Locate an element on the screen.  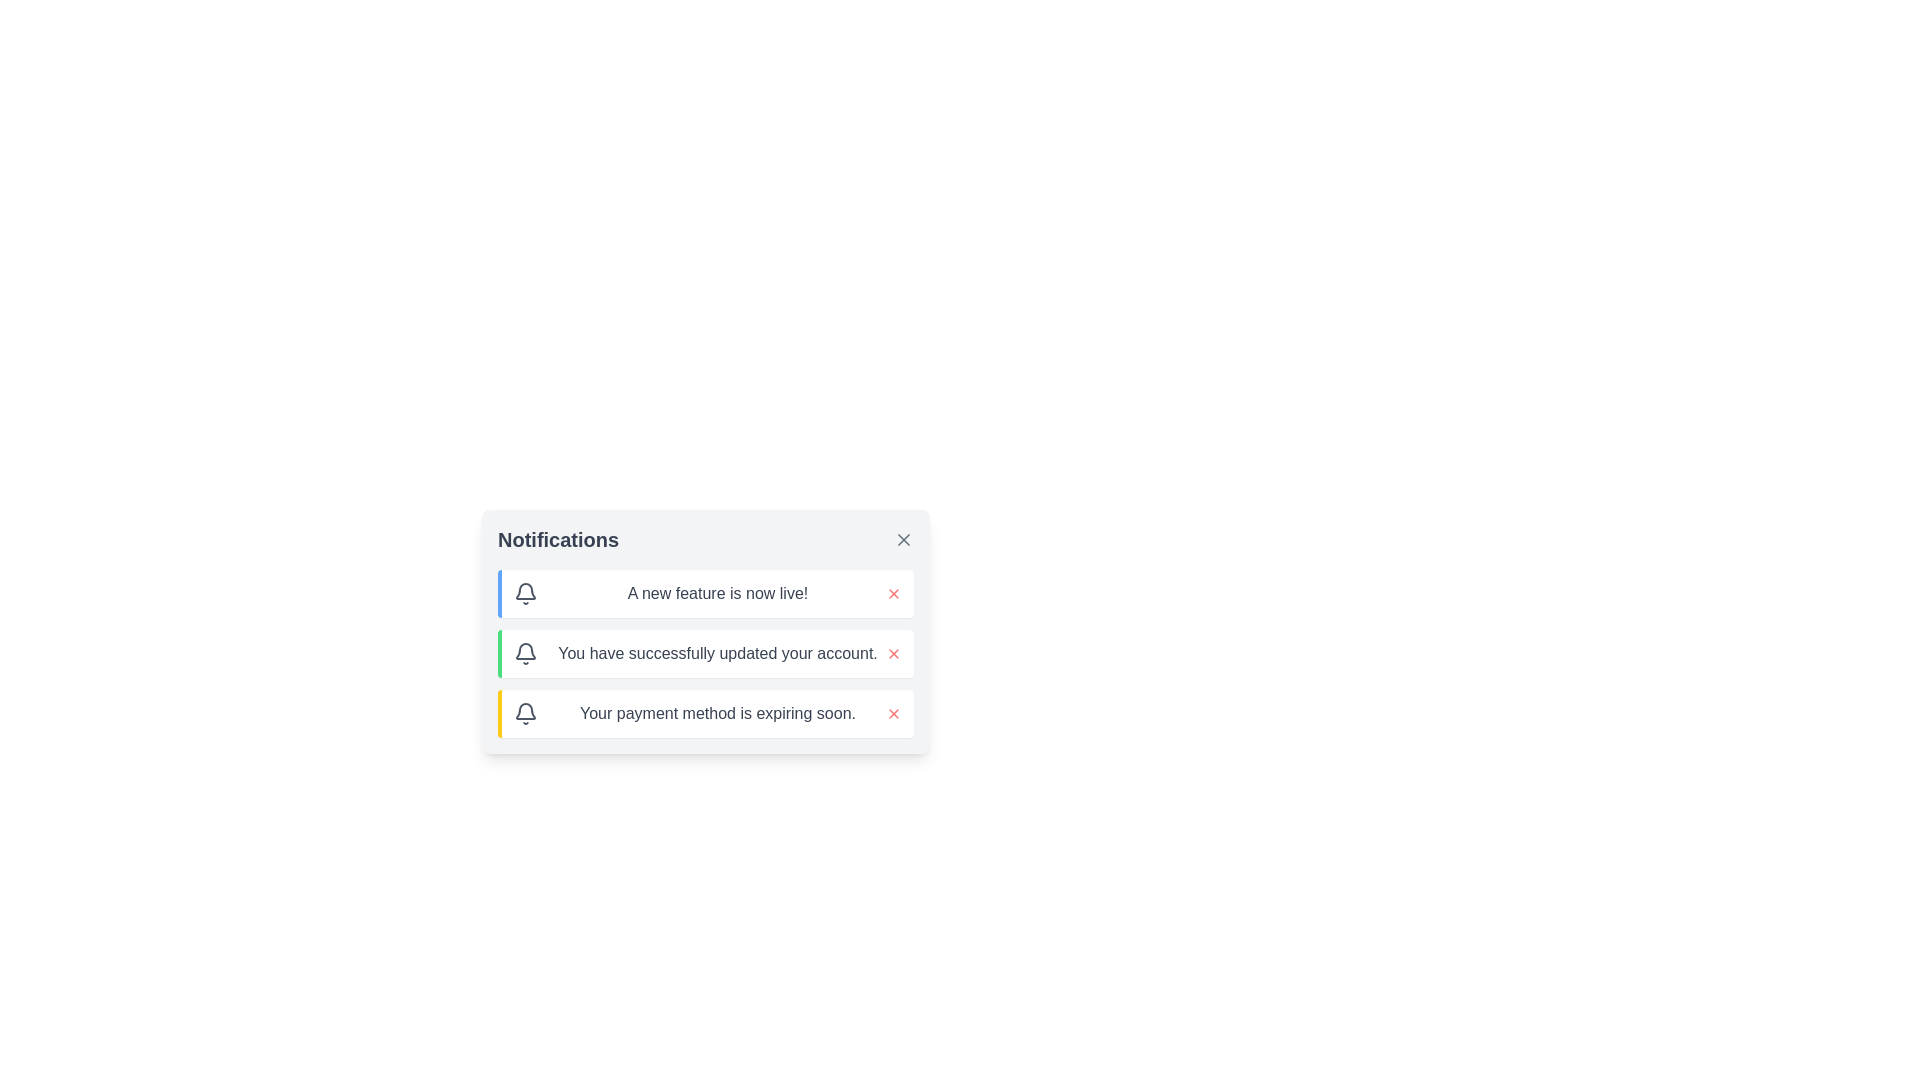
text notification that says 'Your payment method is expiring soon.' from the text label located in the third notification card is located at coordinates (718, 712).